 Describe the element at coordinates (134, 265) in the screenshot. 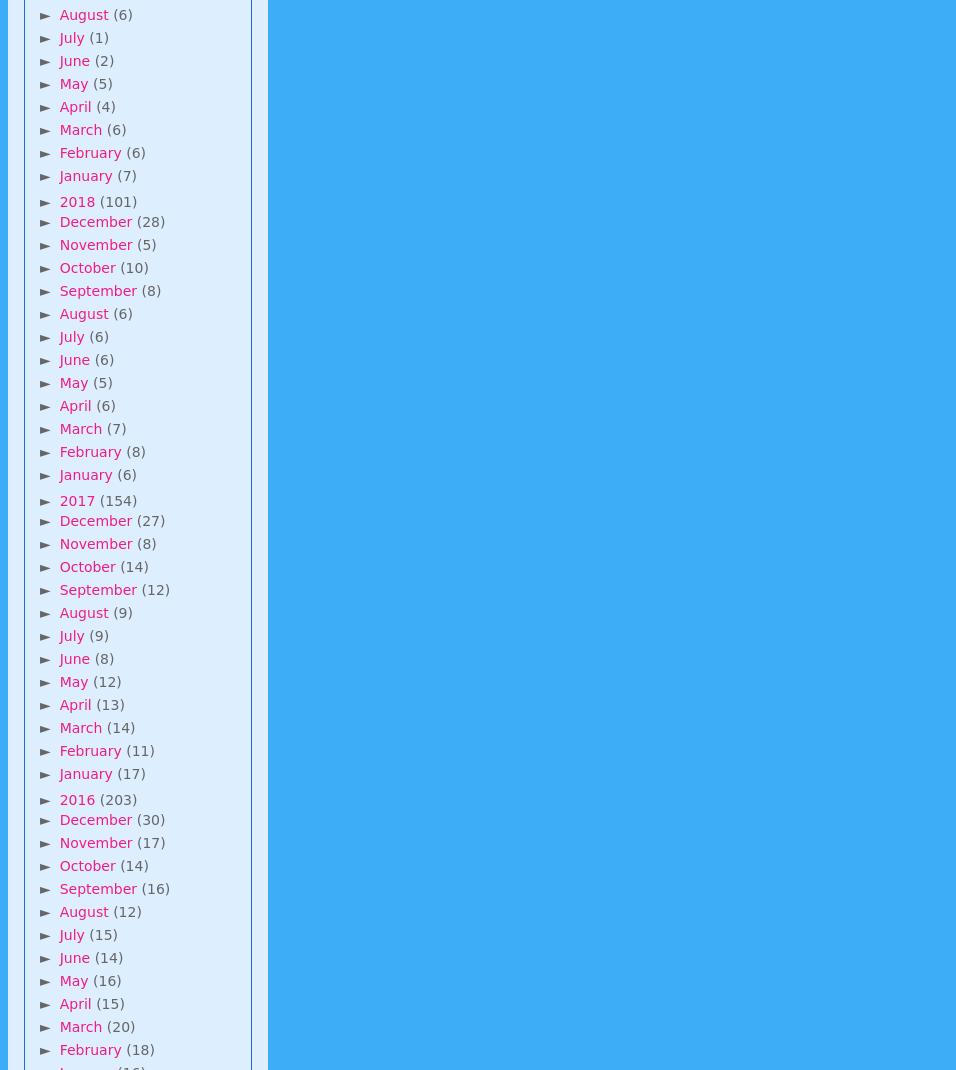

I see `'(10)'` at that location.